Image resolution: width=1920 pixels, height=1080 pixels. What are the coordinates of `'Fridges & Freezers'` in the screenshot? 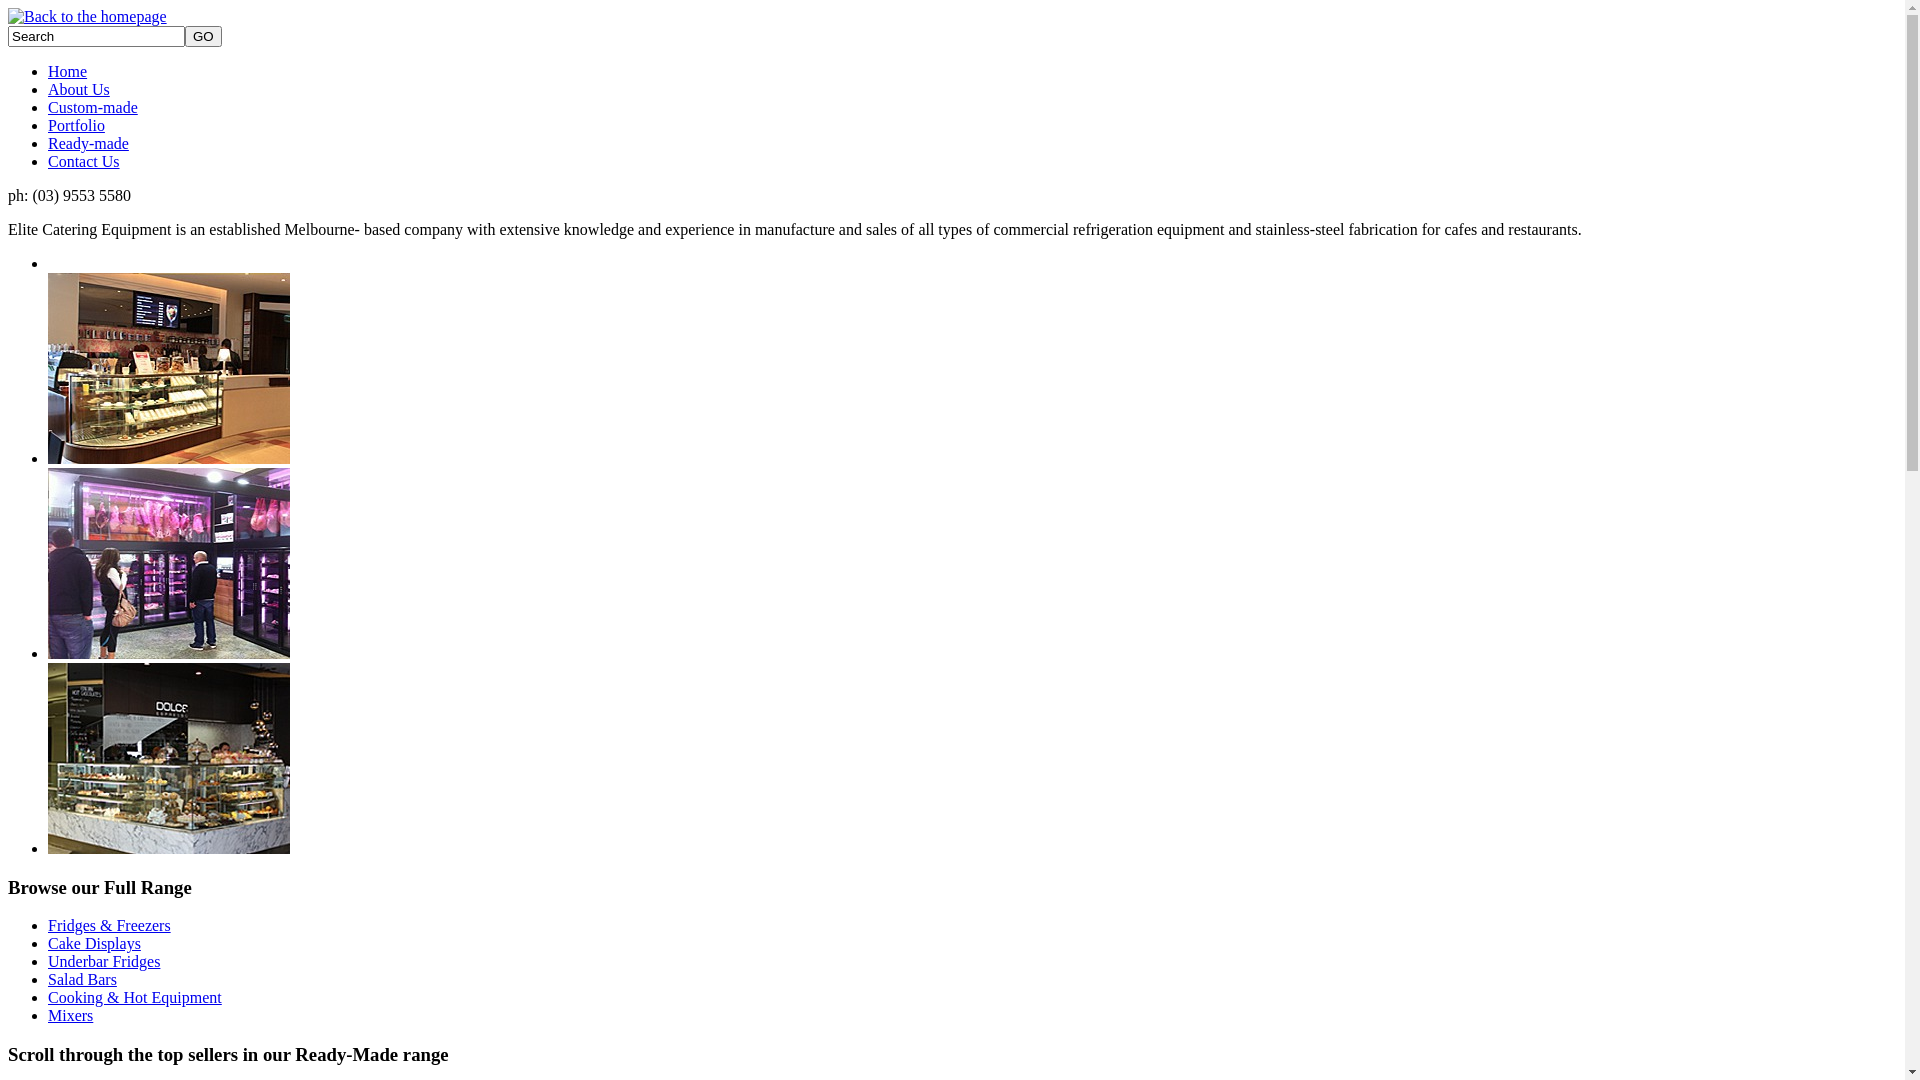 It's located at (108, 925).